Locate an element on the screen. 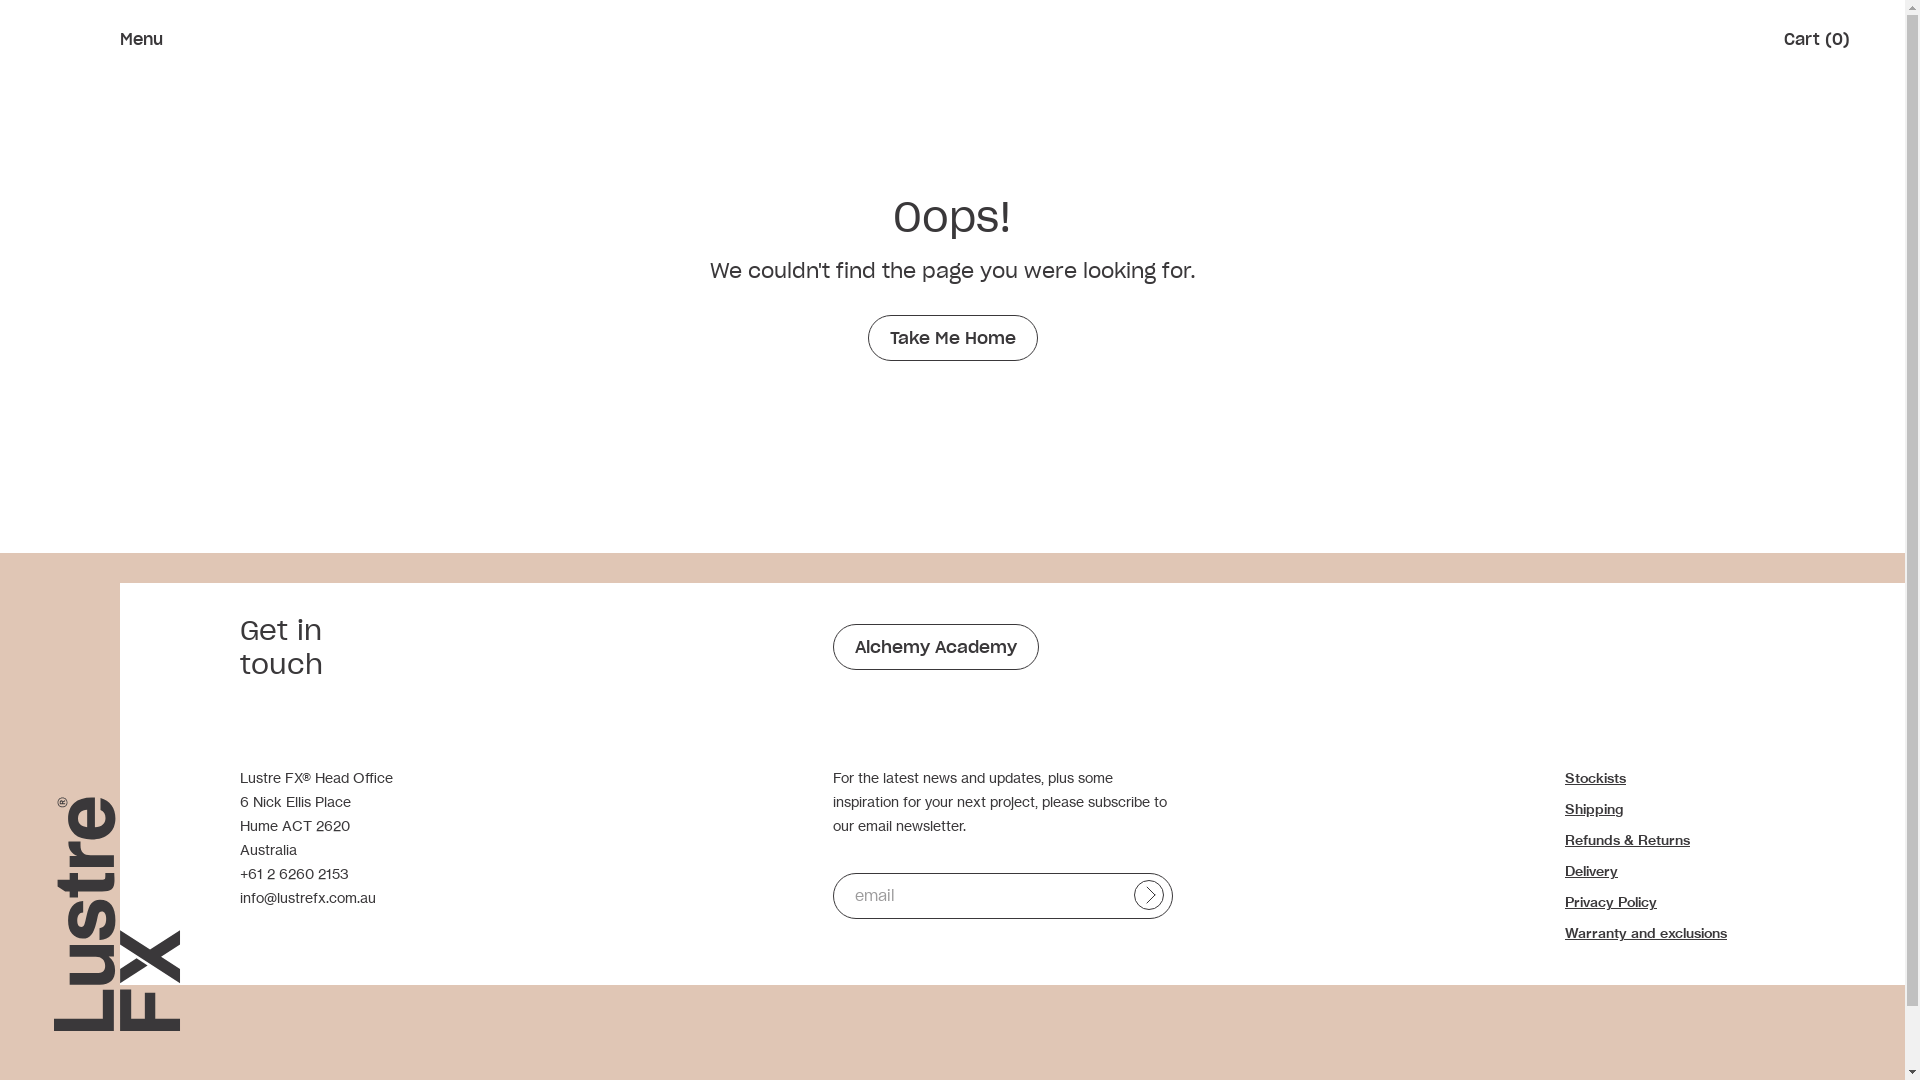 This screenshot has height=1080, width=1920. 'Delivery' is located at coordinates (1590, 870).